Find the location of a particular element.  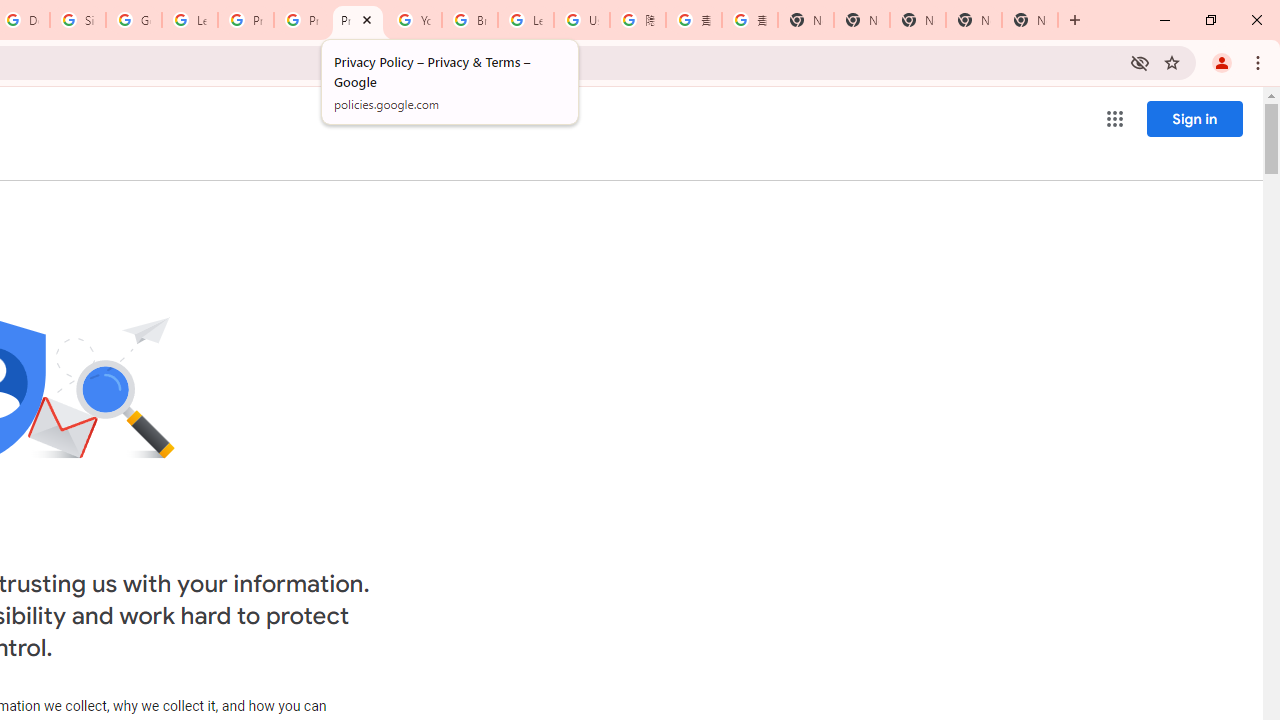

'Browse Chrome as a guest - Computer - Google Chrome Help' is located at coordinates (468, 20).